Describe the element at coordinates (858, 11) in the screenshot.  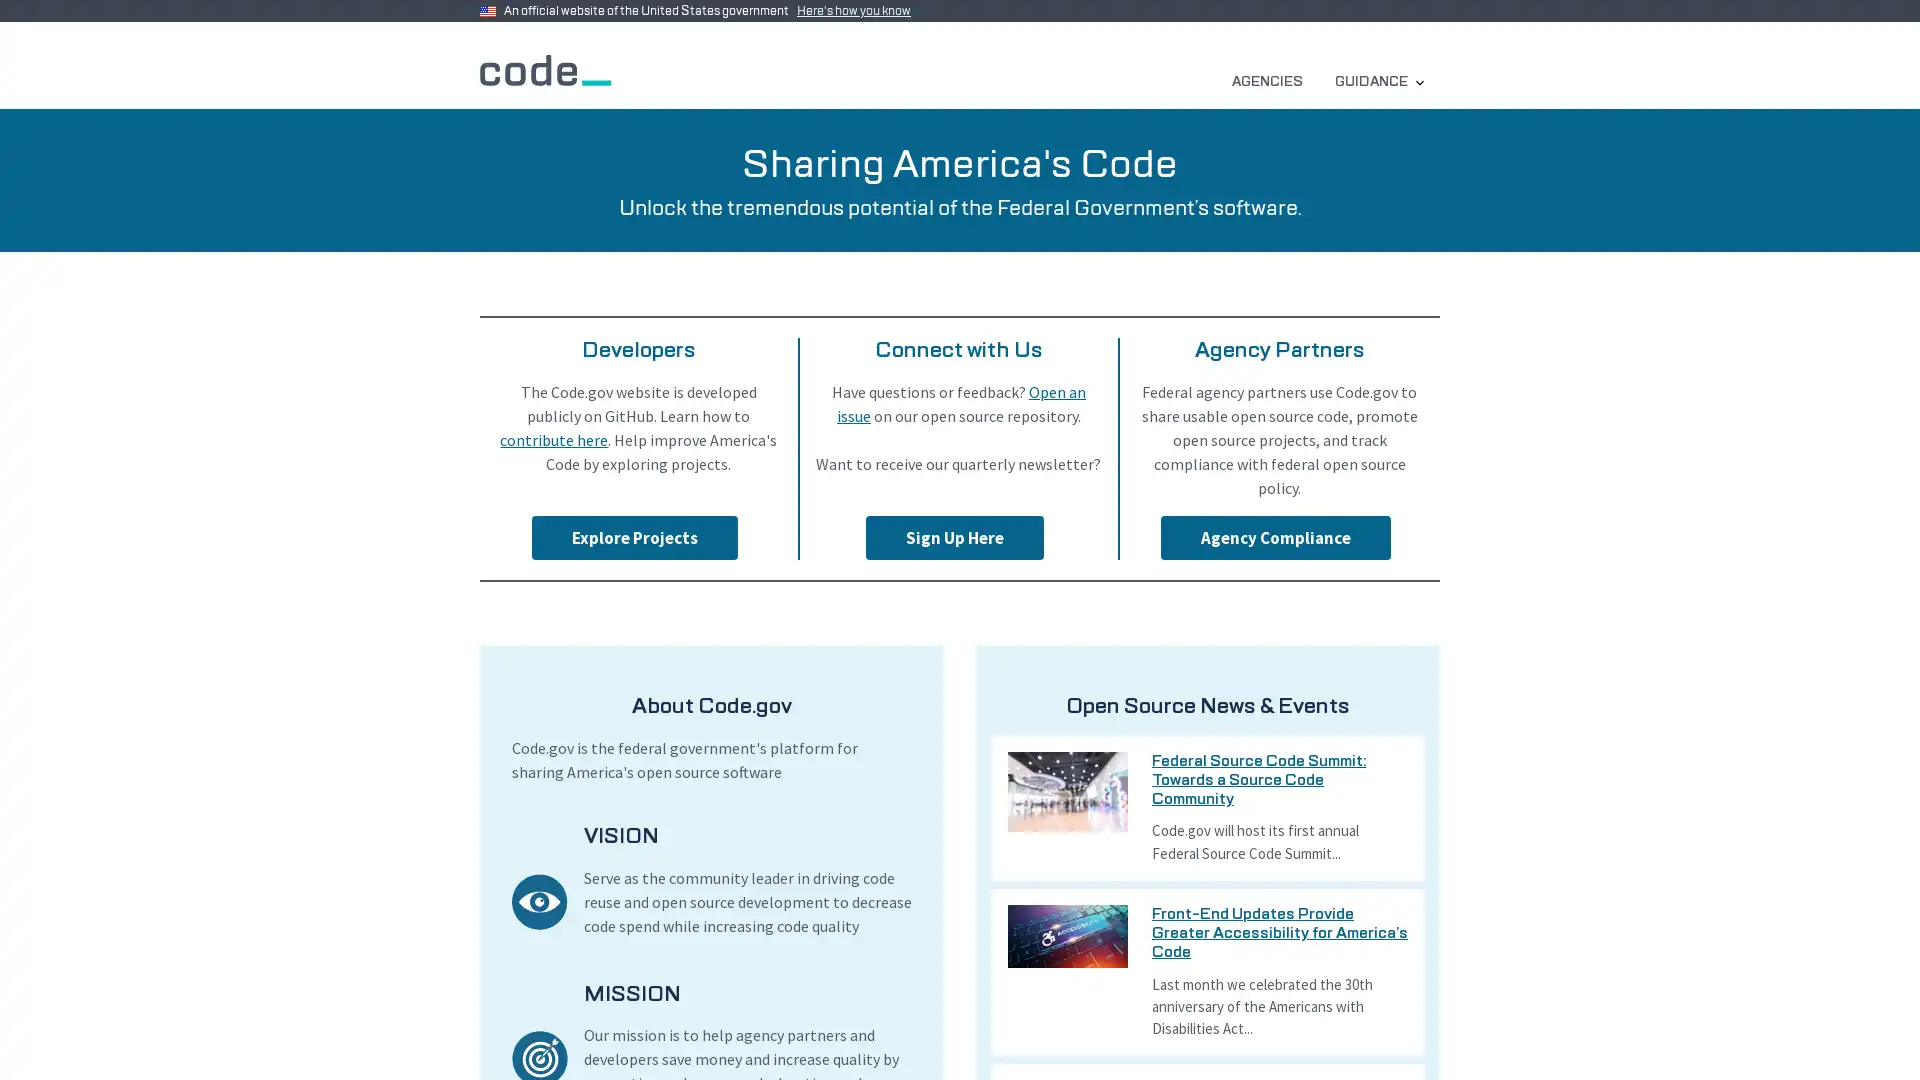
I see `Here's how you know` at that location.